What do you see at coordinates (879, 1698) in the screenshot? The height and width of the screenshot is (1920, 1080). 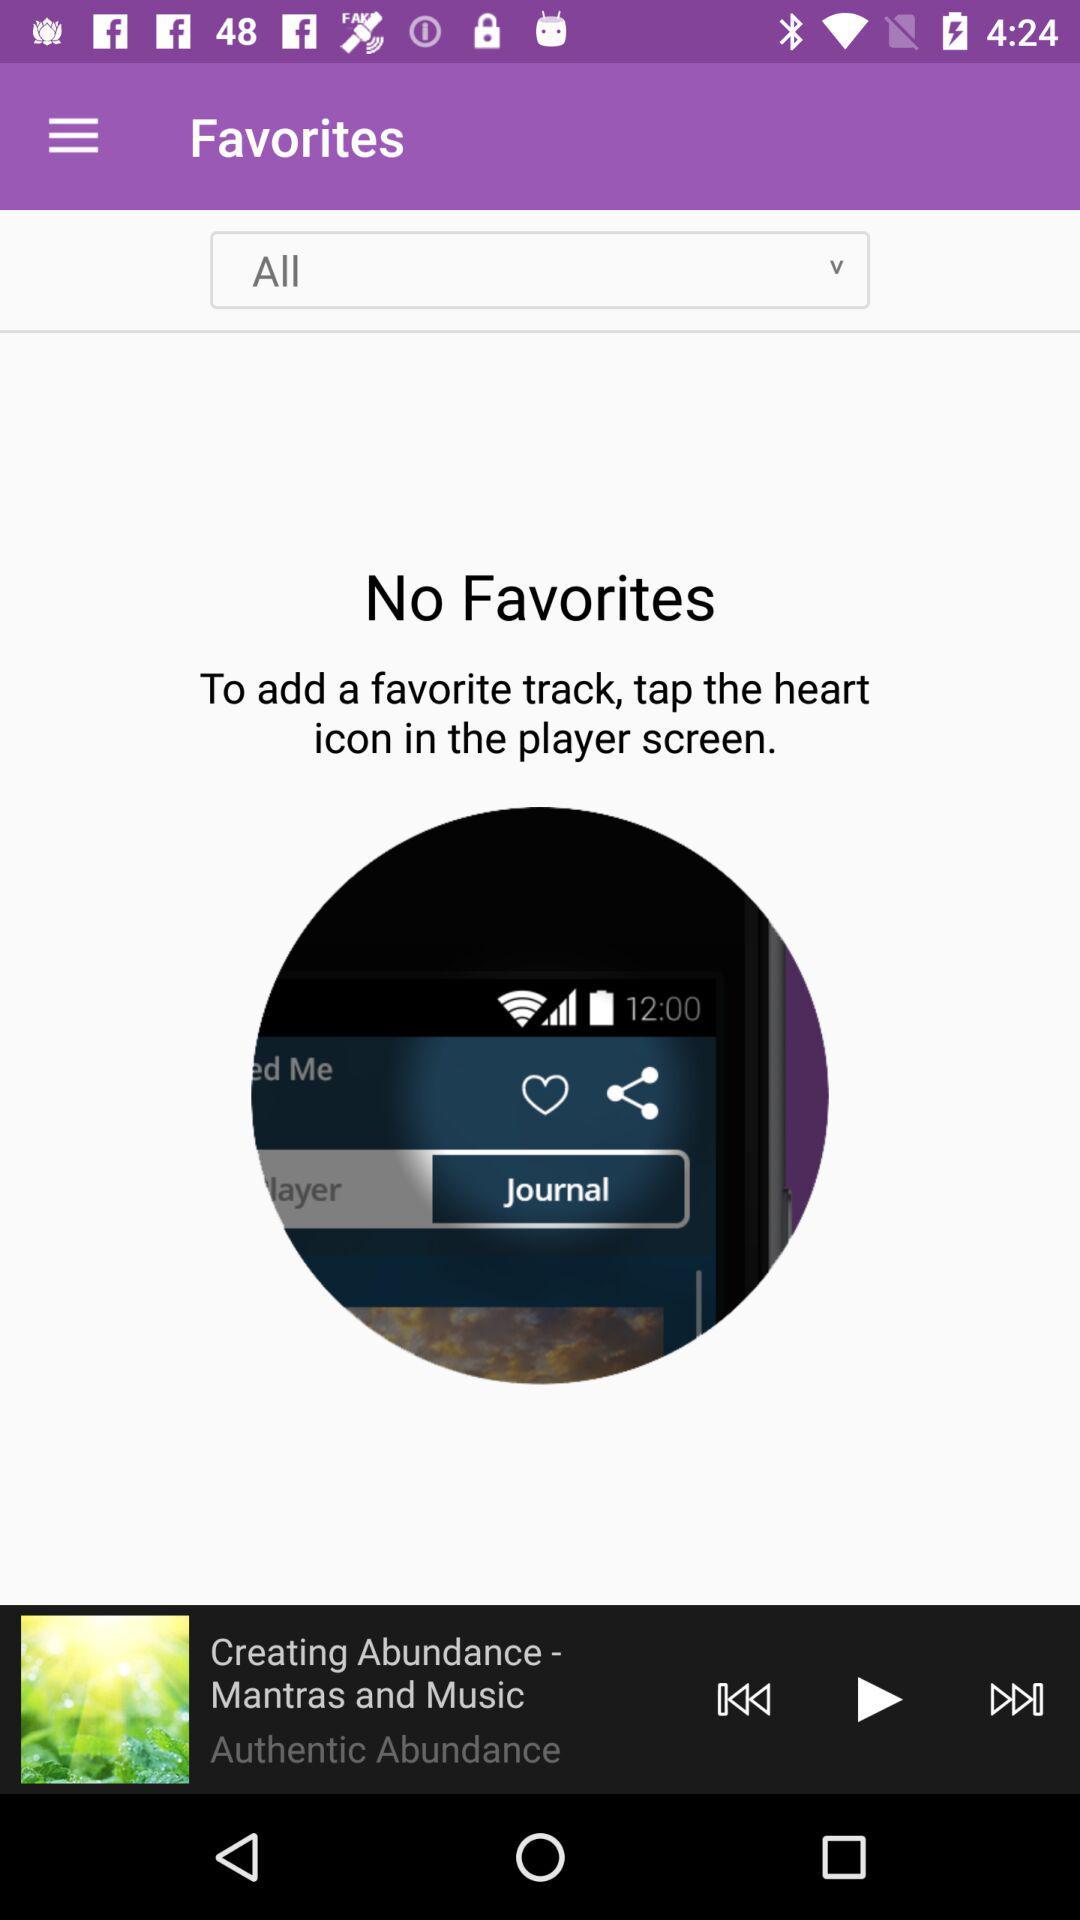 I see `go forward` at bounding box center [879, 1698].